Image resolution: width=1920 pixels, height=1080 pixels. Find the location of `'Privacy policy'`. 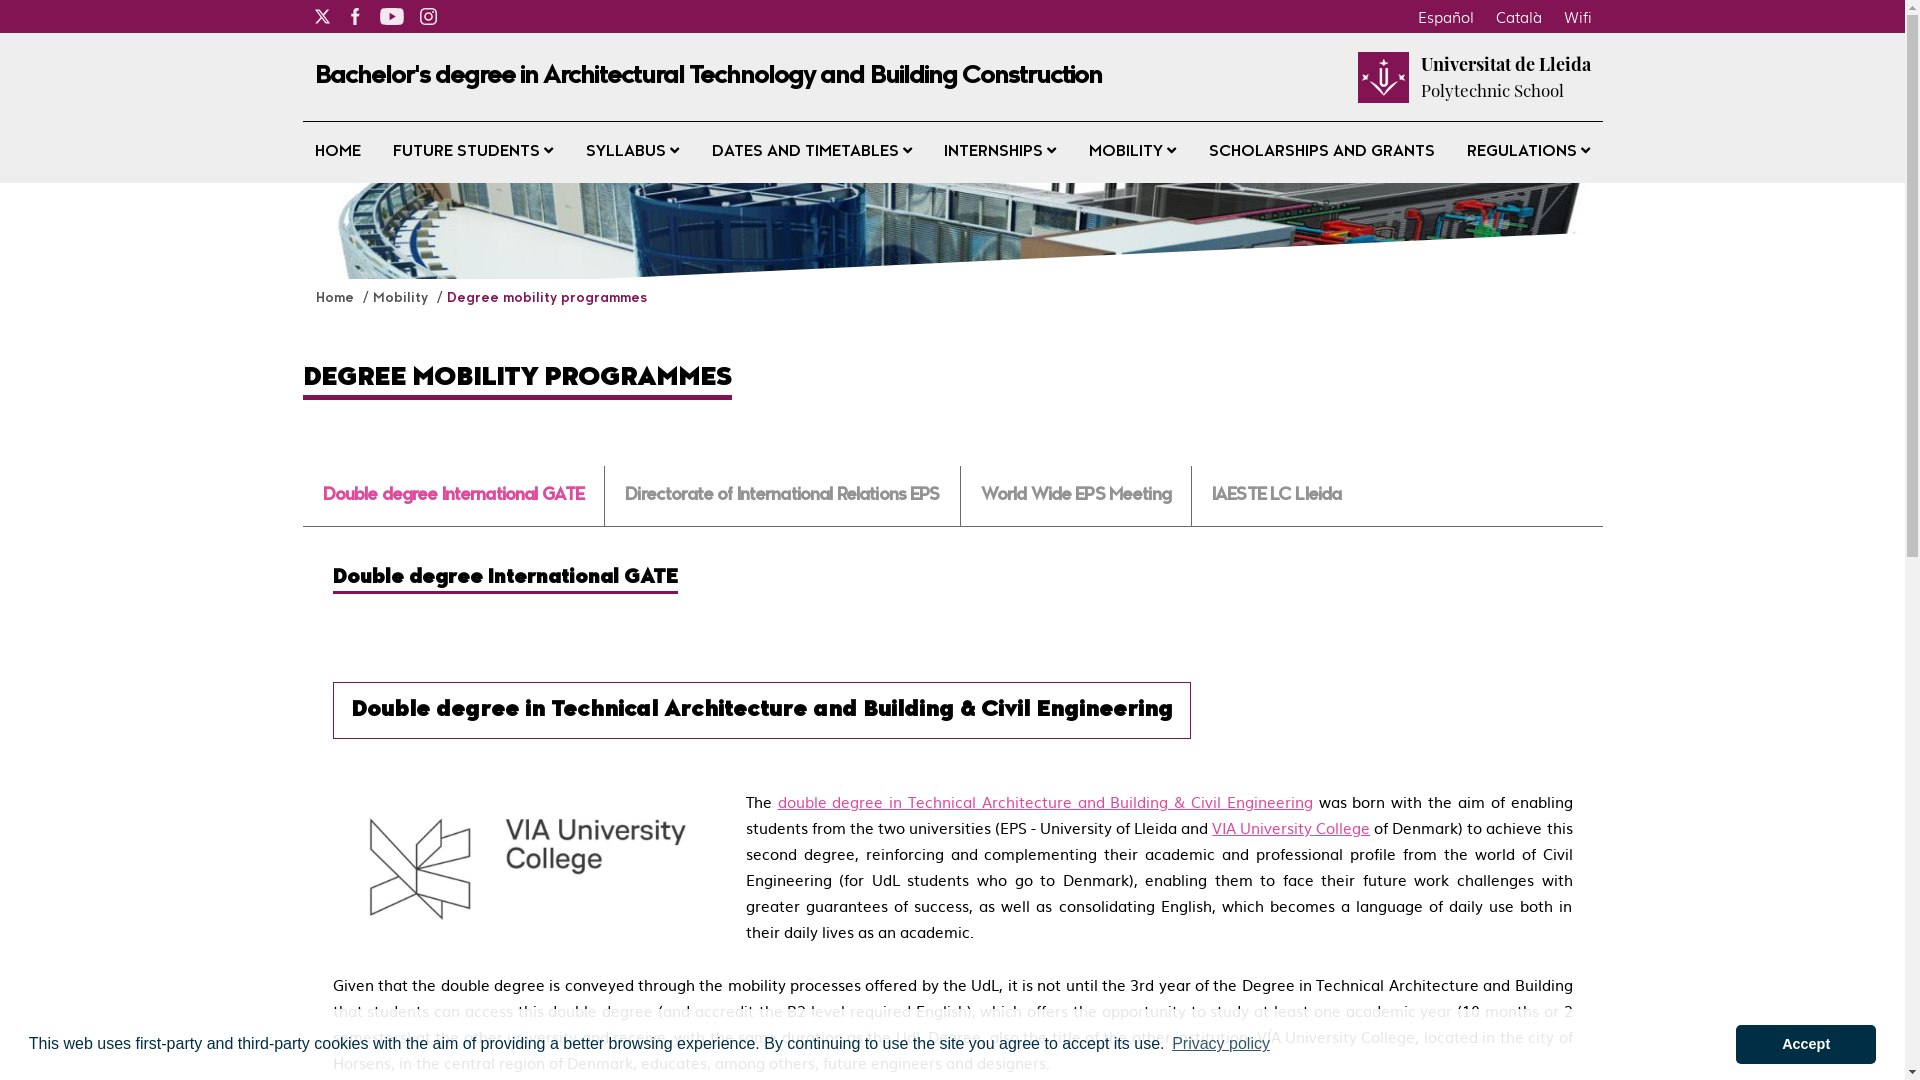

'Privacy policy' is located at coordinates (1219, 1043).